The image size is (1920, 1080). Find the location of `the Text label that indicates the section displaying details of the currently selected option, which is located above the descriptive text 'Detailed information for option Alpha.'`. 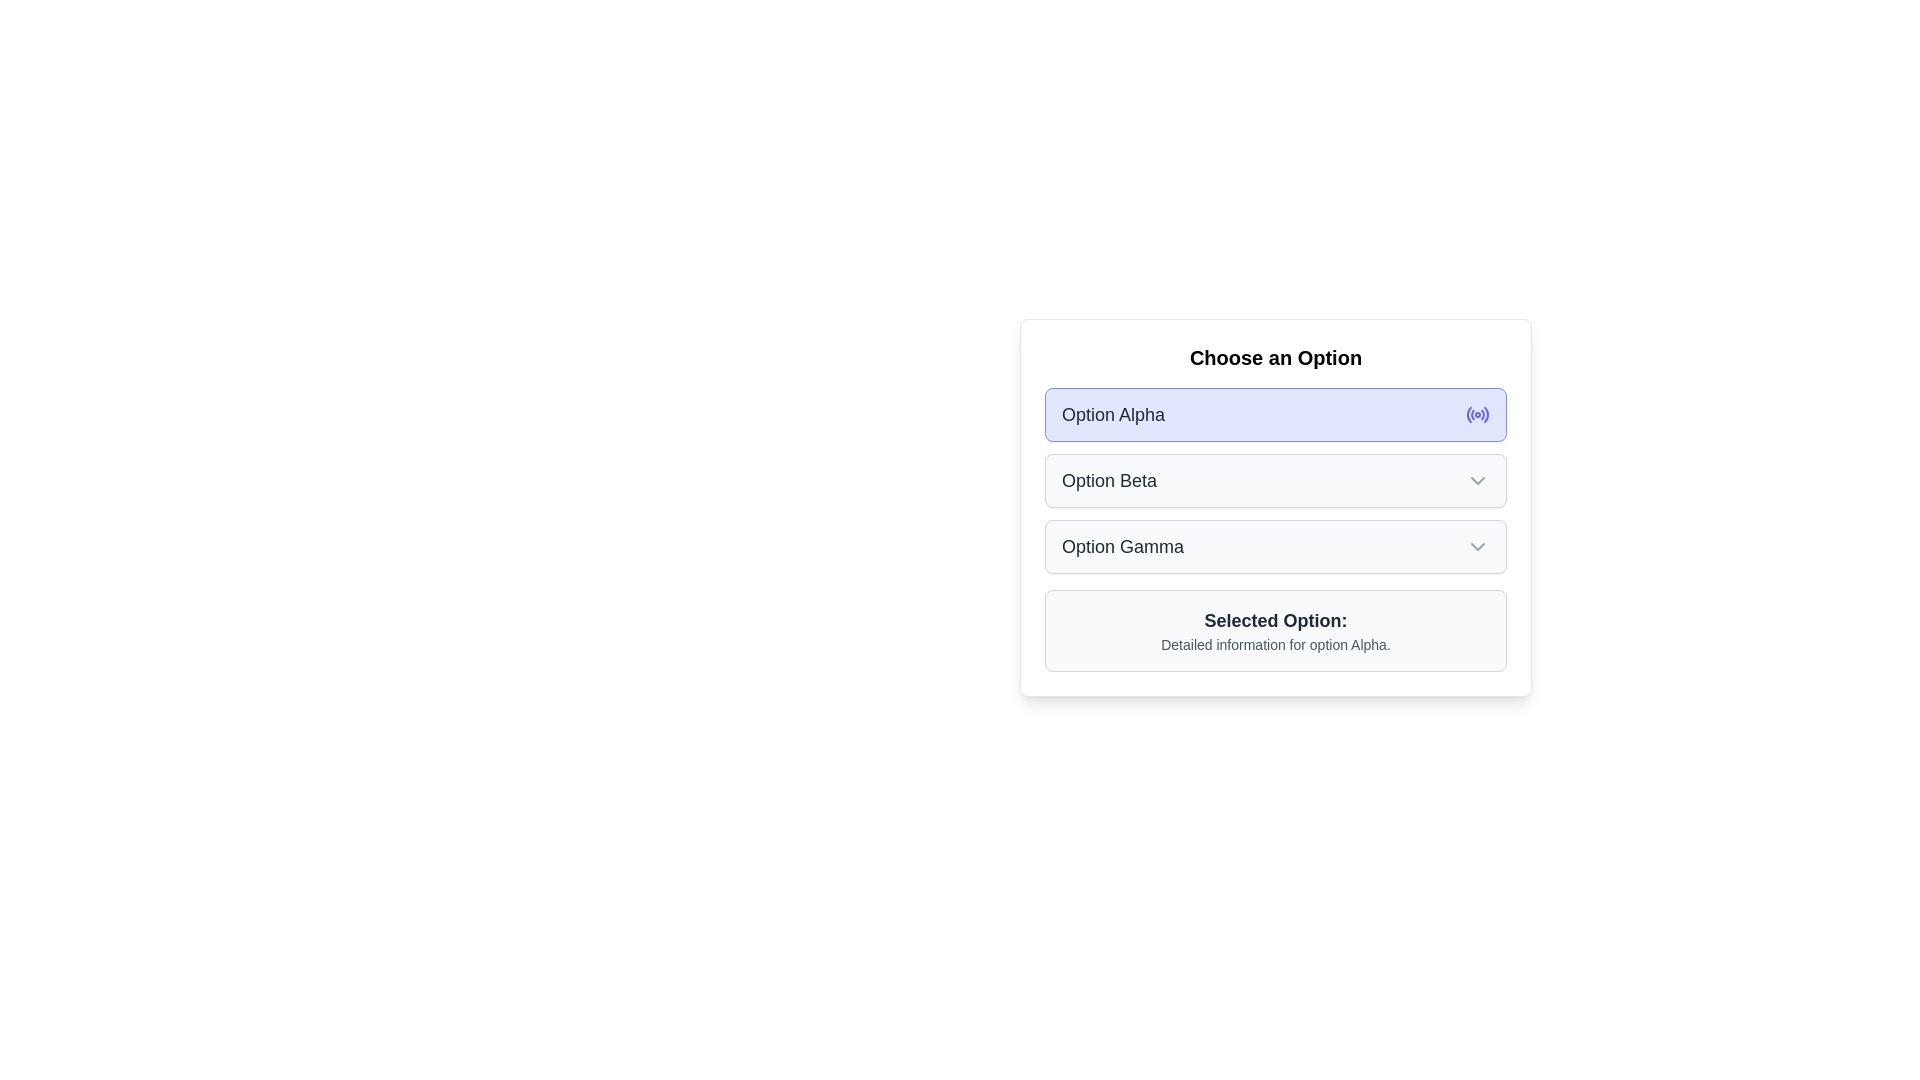

the Text label that indicates the section displaying details of the currently selected option, which is located above the descriptive text 'Detailed information for option Alpha.' is located at coordinates (1275, 620).